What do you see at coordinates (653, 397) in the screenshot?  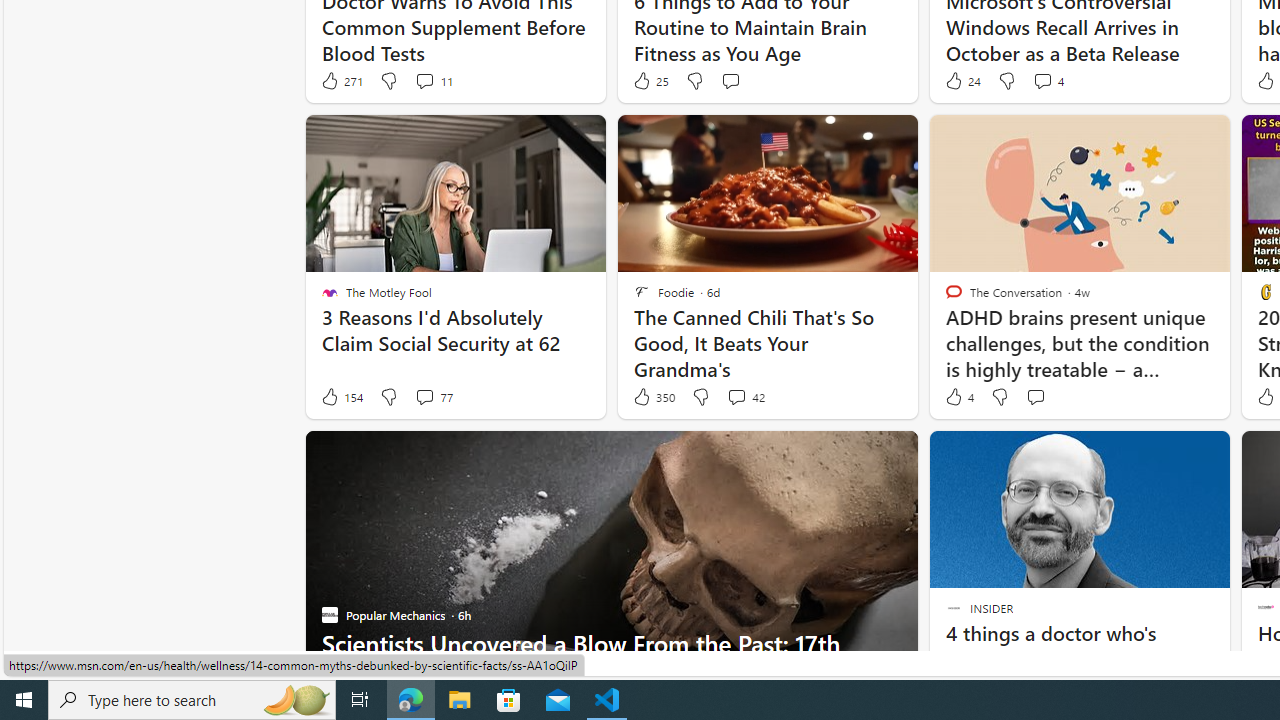 I see `'350 Like'` at bounding box center [653, 397].